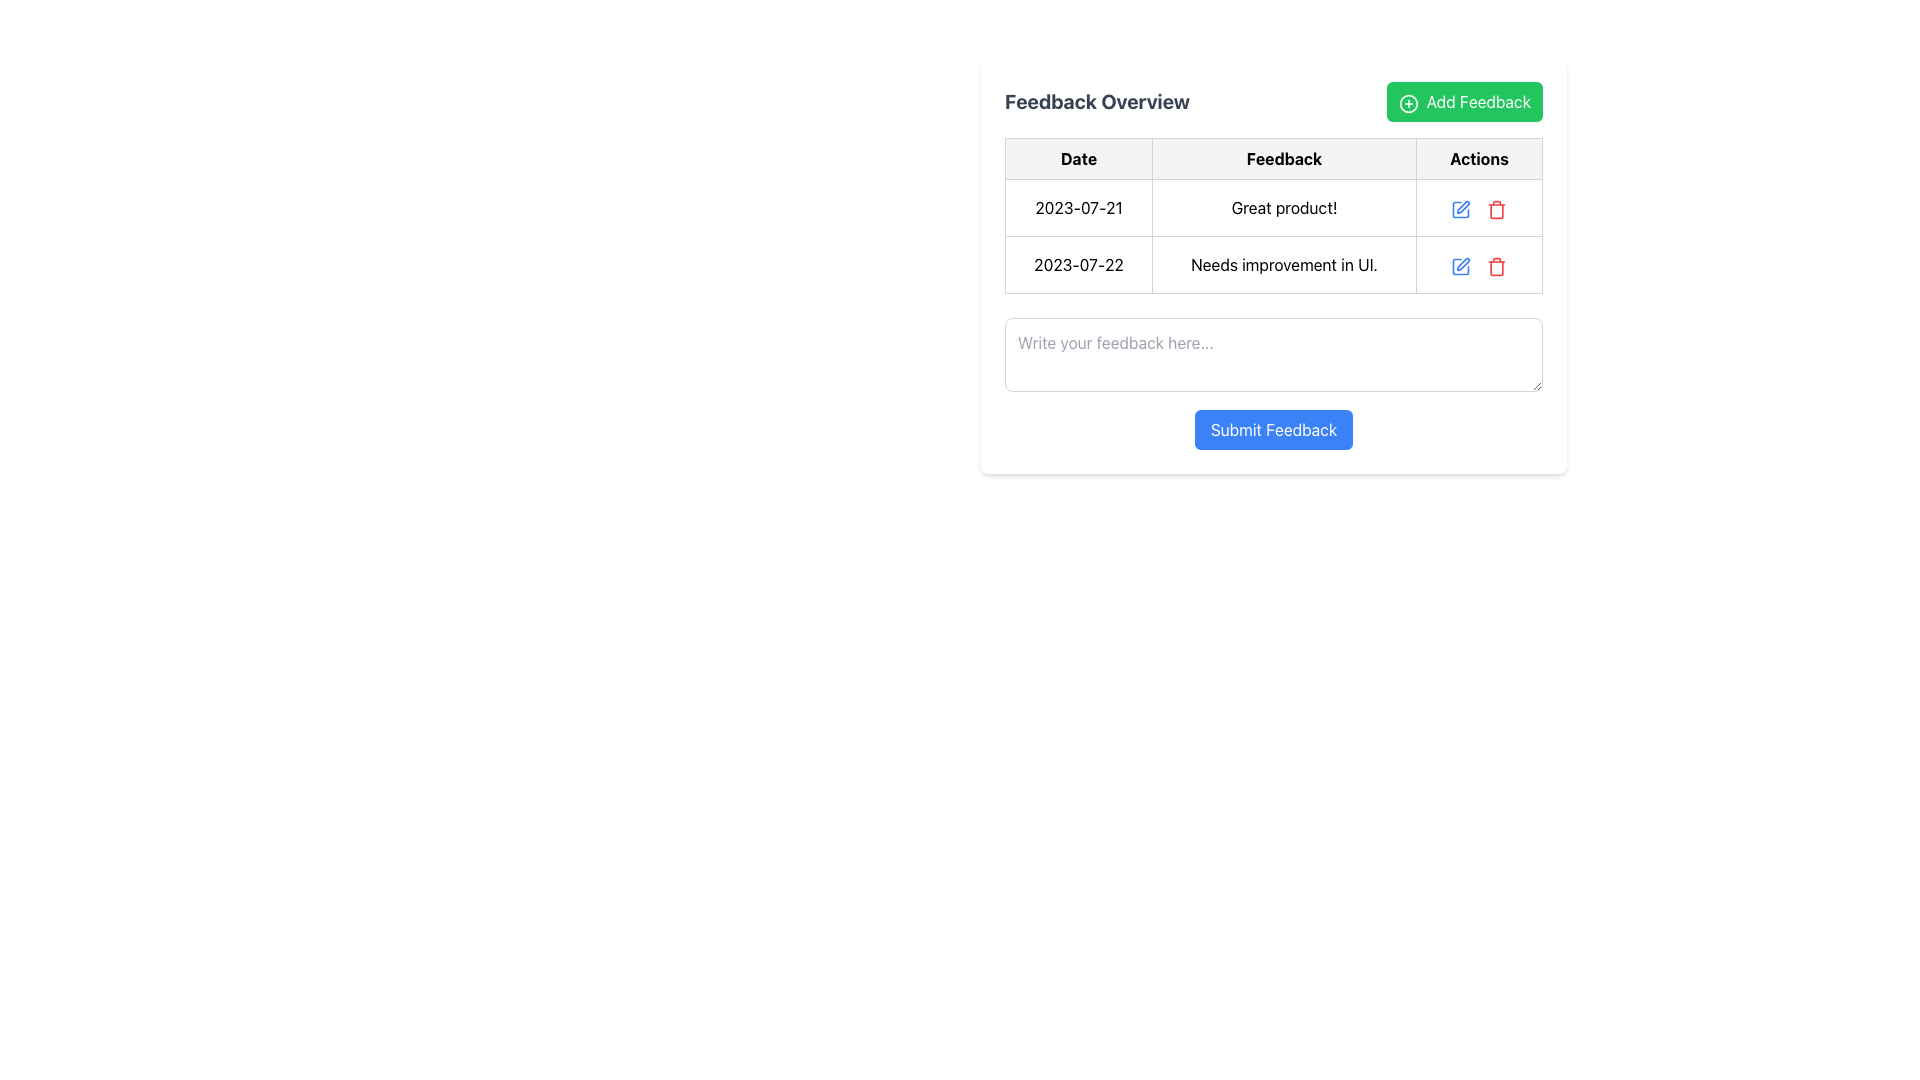 Image resolution: width=1920 pixels, height=1080 pixels. What do you see at coordinates (1272, 264) in the screenshot?
I see `the table cell displaying user feedback in the 'Feedback Overview' table, located in the second row under the 'Feedback' column, adjacent to the date '2023-07-22'` at bounding box center [1272, 264].